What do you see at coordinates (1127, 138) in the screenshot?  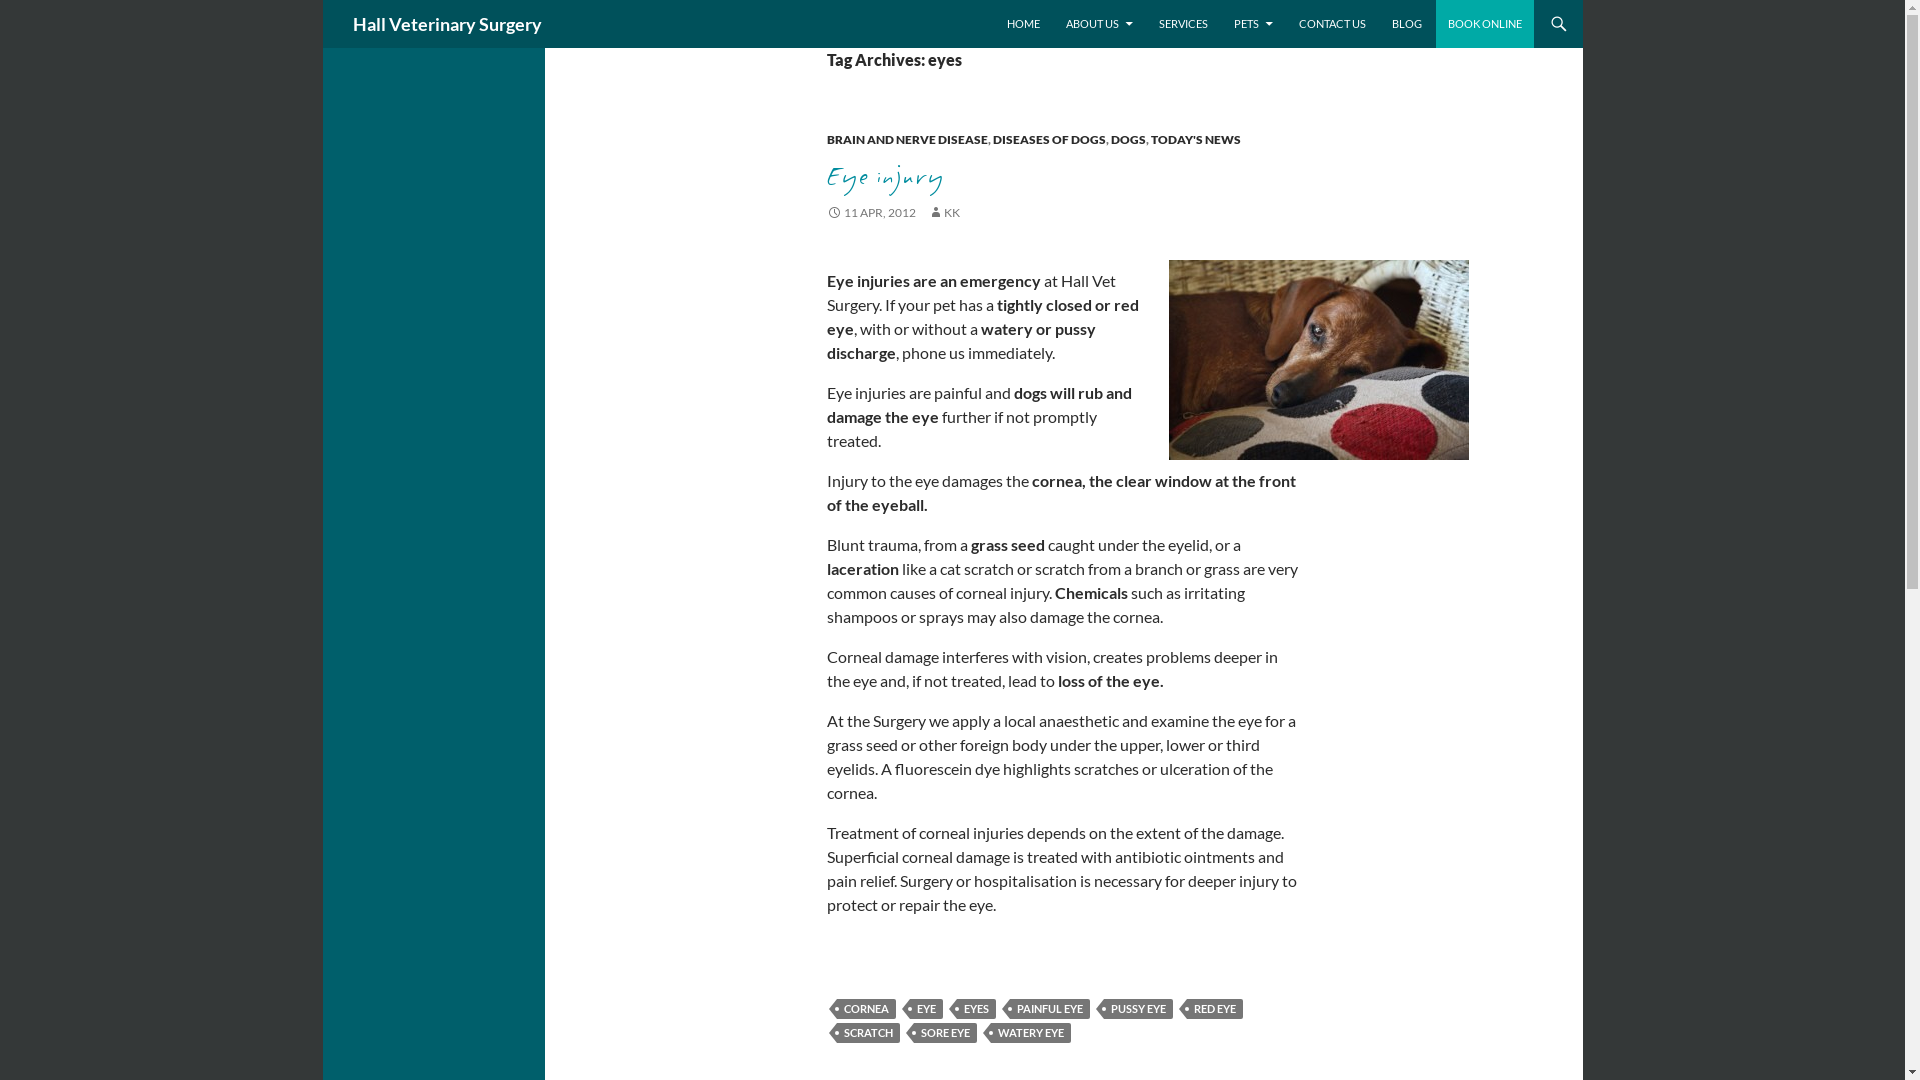 I see `'DOGS'` at bounding box center [1127, 138].